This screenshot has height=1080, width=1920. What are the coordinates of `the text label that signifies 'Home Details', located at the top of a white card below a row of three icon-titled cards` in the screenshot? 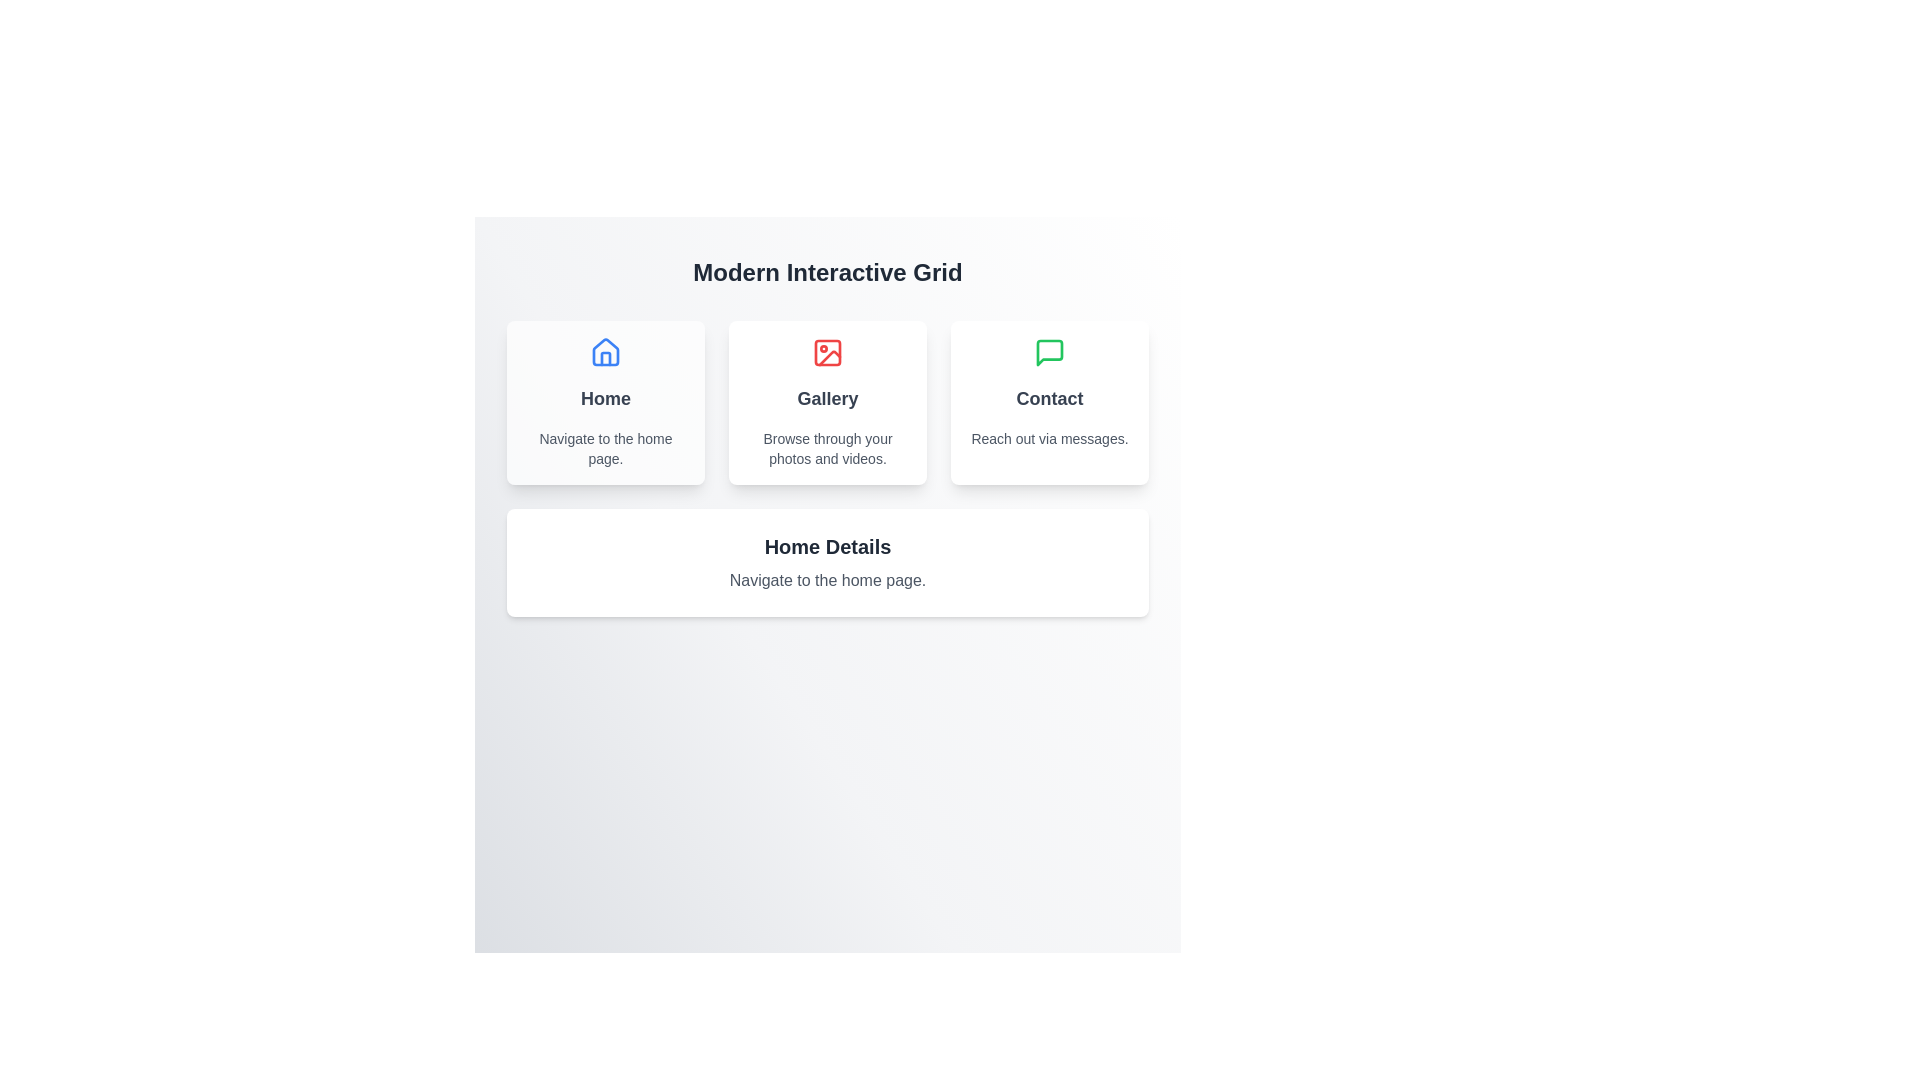 It's located at (828, 547).